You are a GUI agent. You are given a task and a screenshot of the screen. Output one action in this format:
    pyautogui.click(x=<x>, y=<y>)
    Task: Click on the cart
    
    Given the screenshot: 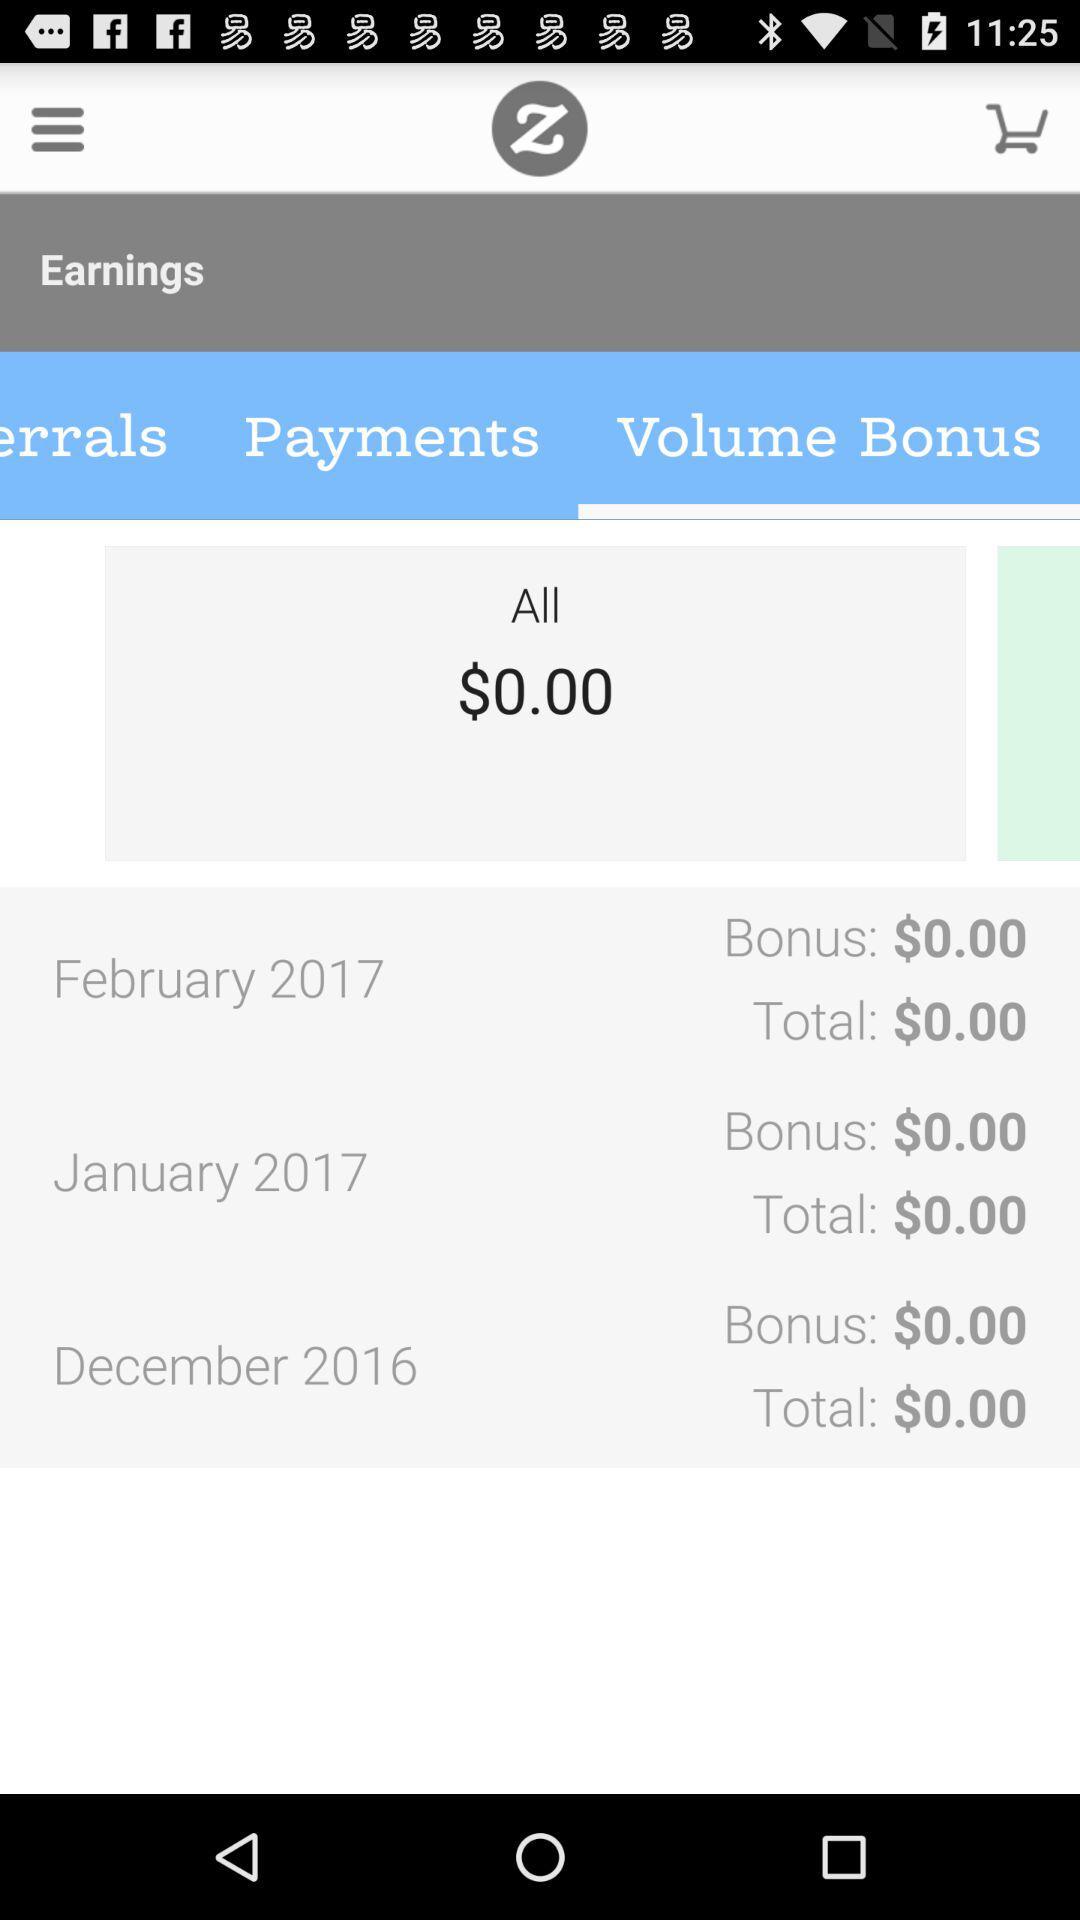 What is the action you would take?
    pyautogui.click(x=1017, y=127)
    